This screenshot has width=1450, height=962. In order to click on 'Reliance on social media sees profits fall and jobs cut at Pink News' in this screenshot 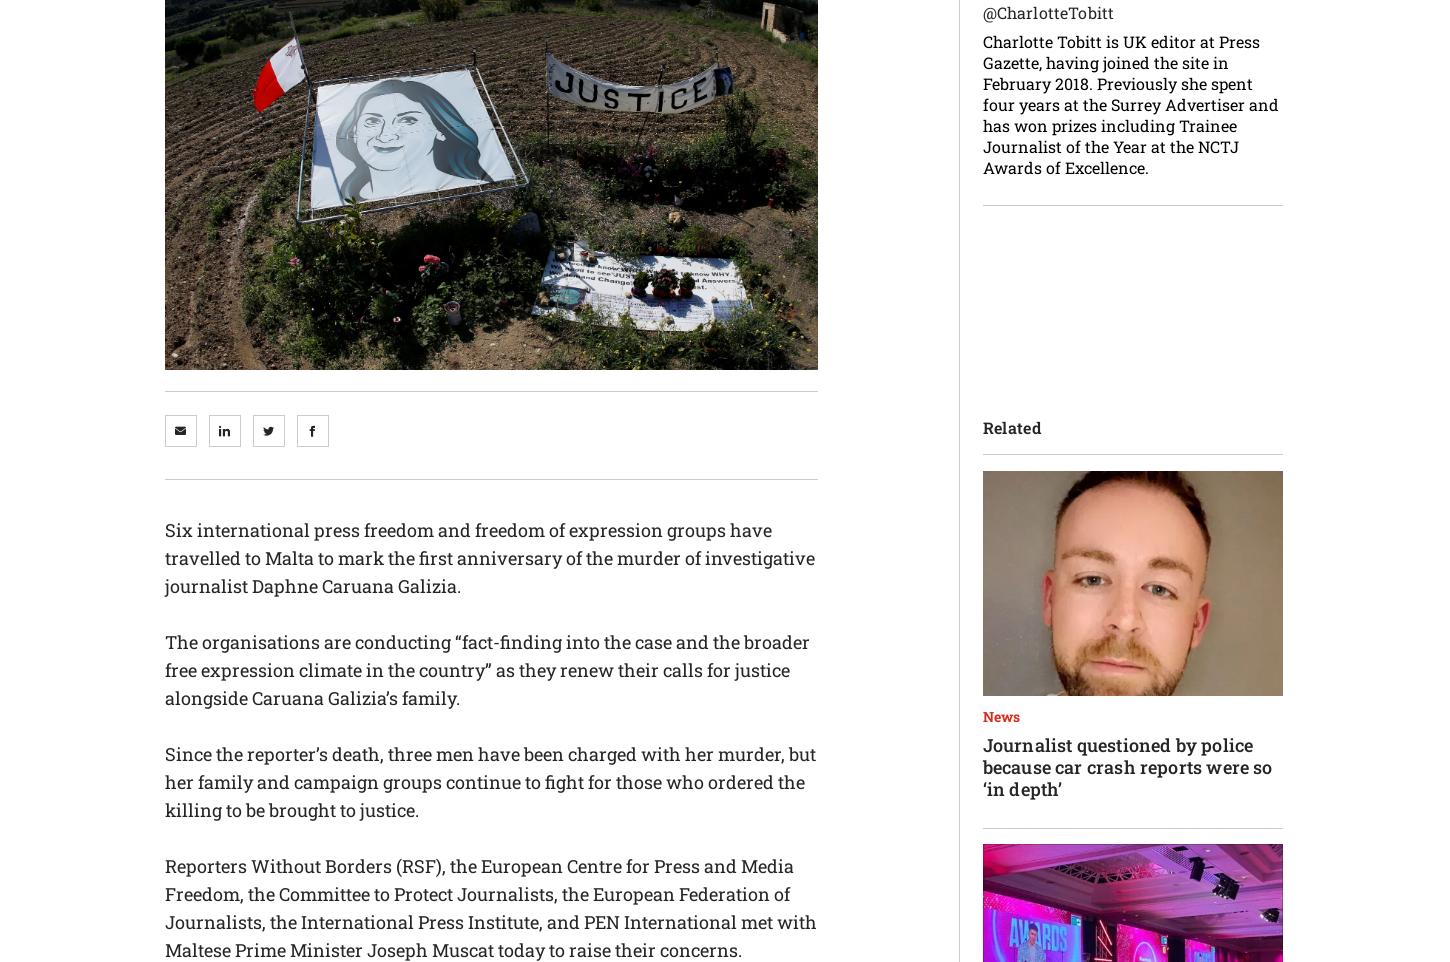, I will do `click(662, 586)`.